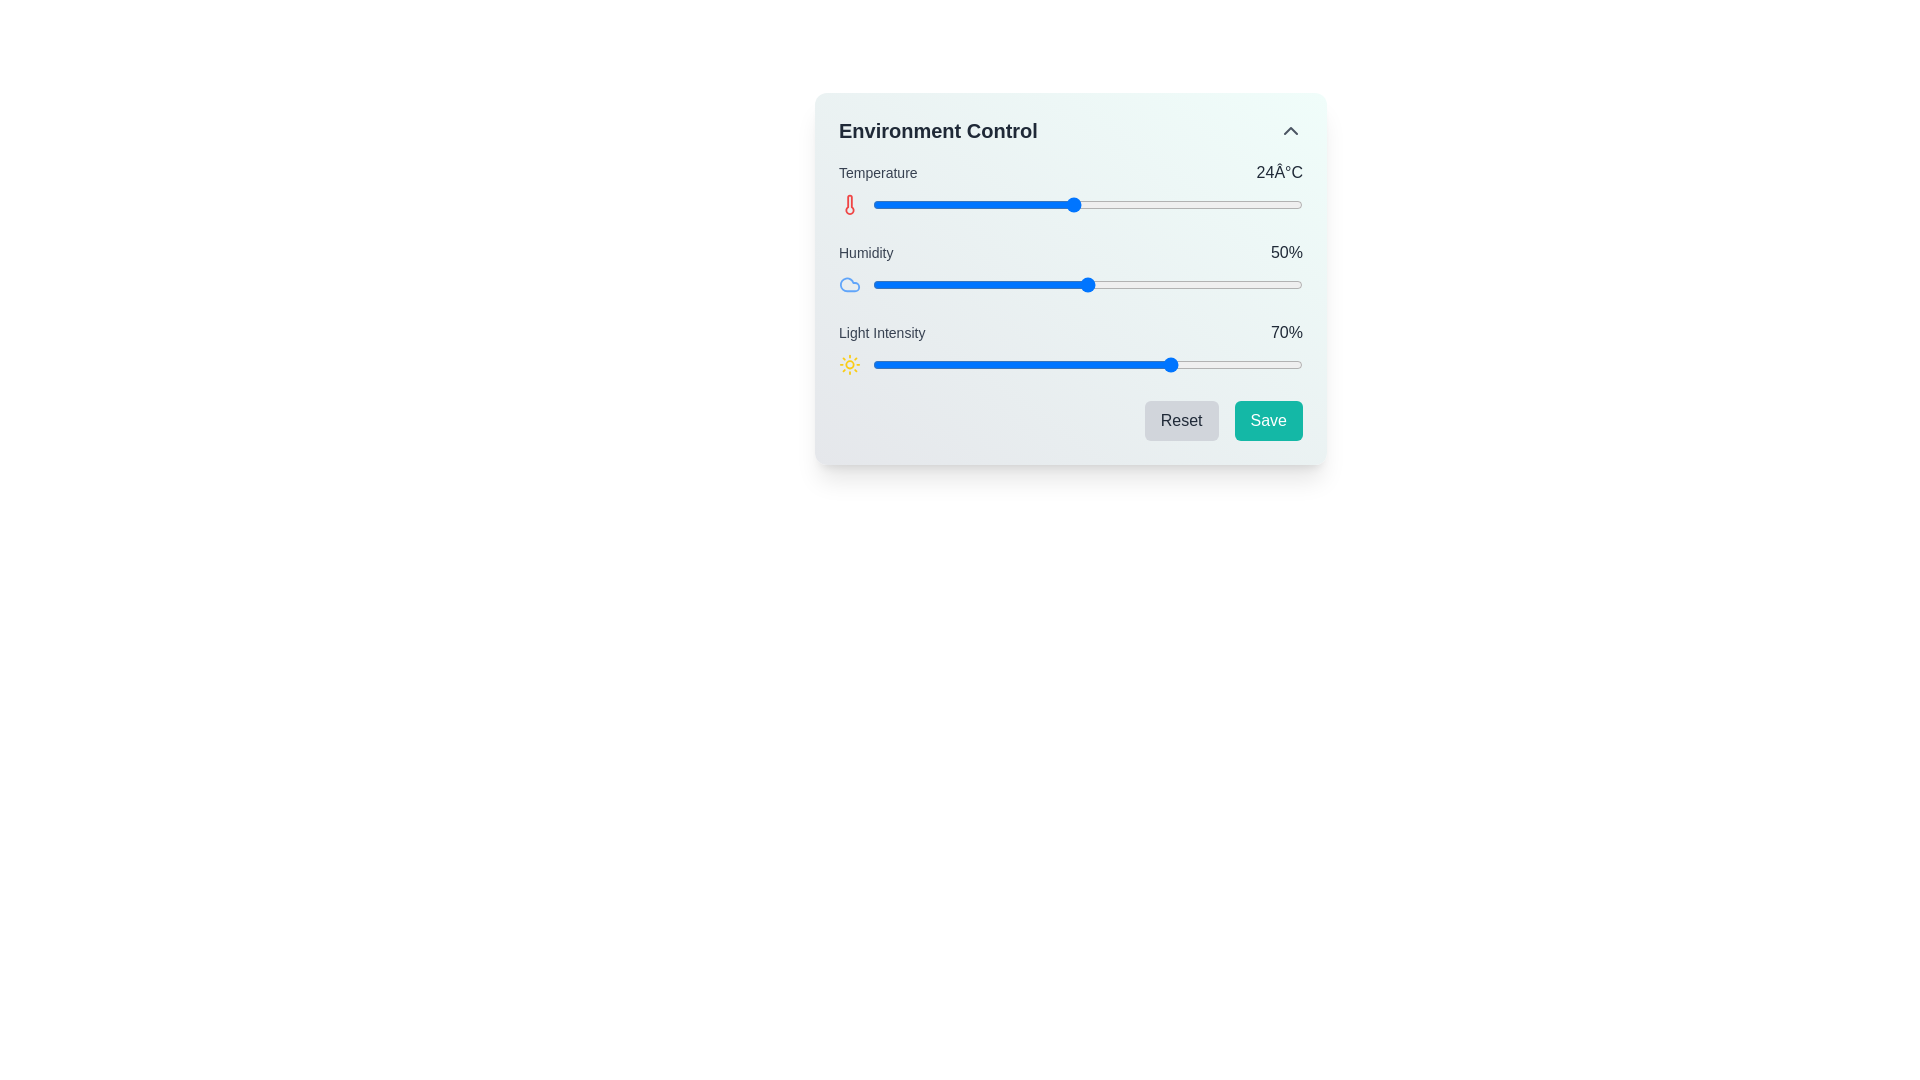  I want to click on the humidity, so click(989, 285).